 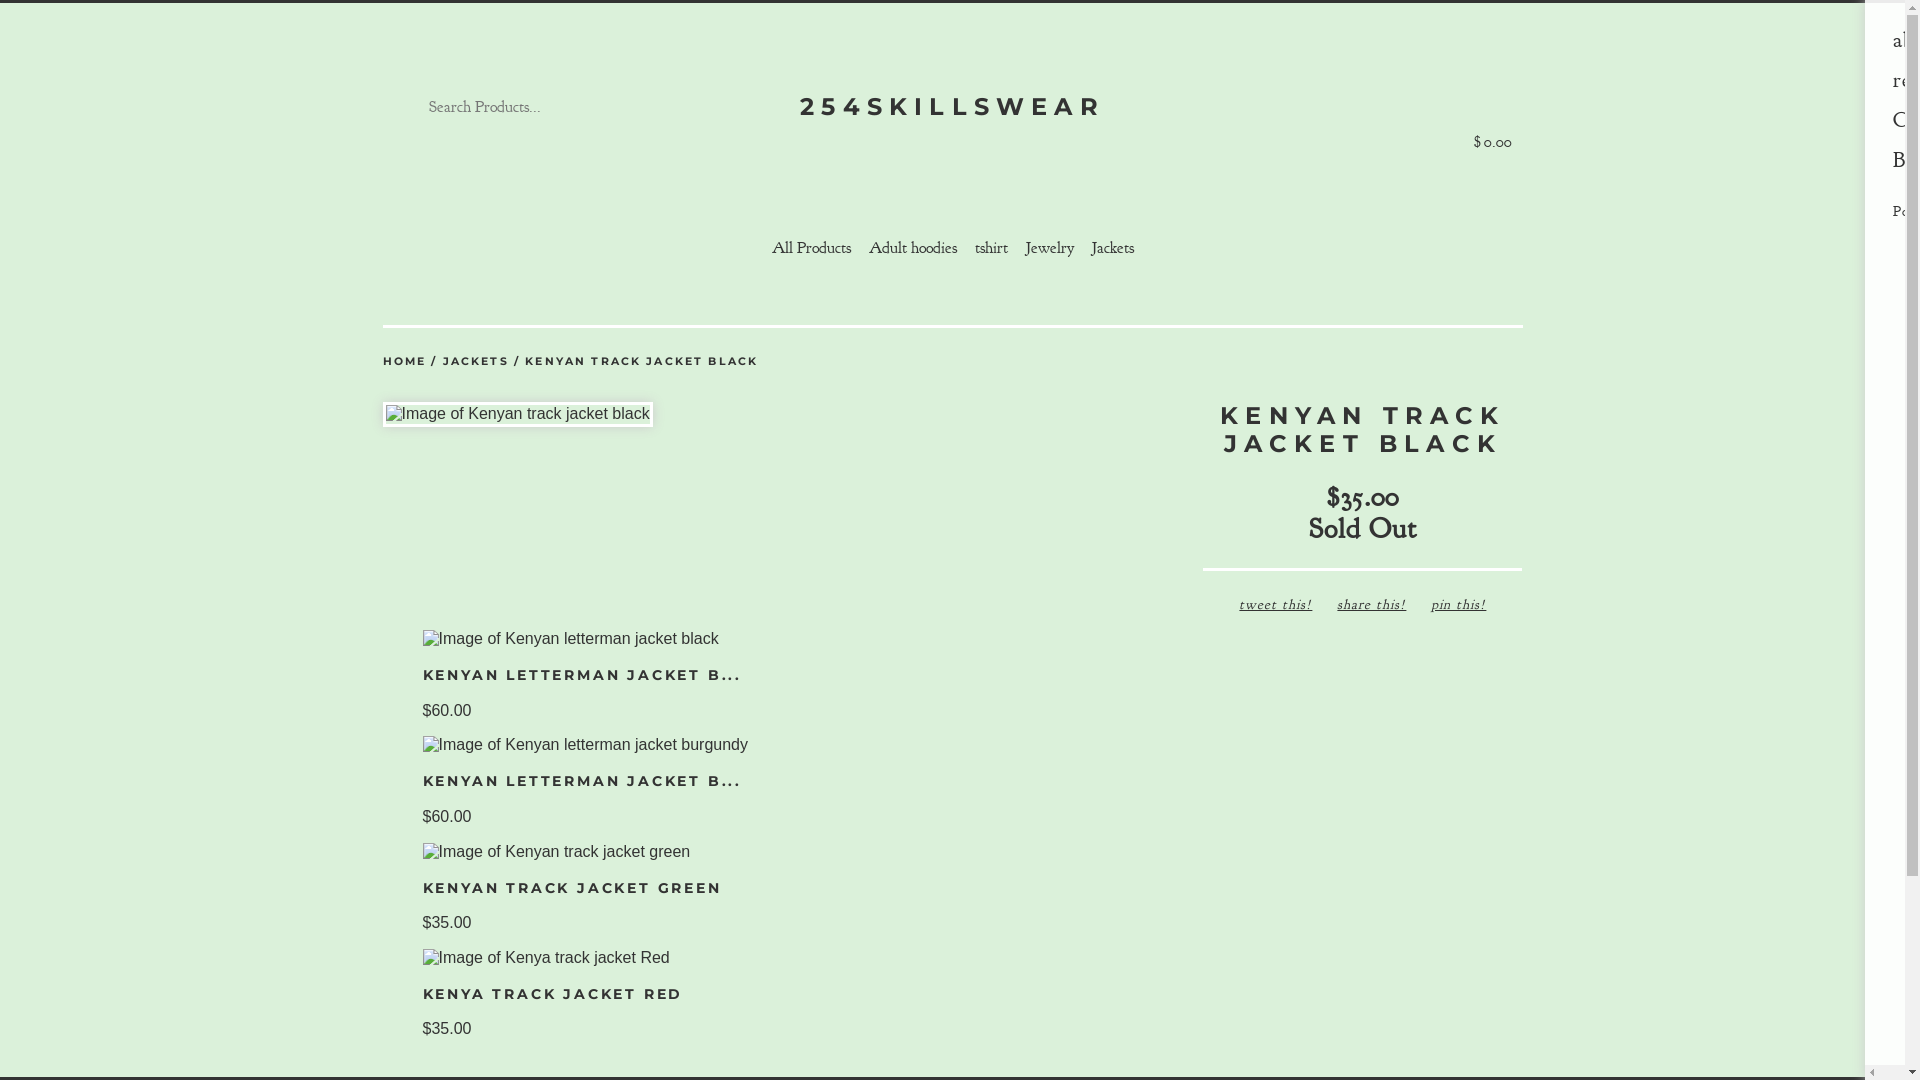 I want to click on 'KENYAN TRACK JACKET GREEN, so click(x=382, y=886).